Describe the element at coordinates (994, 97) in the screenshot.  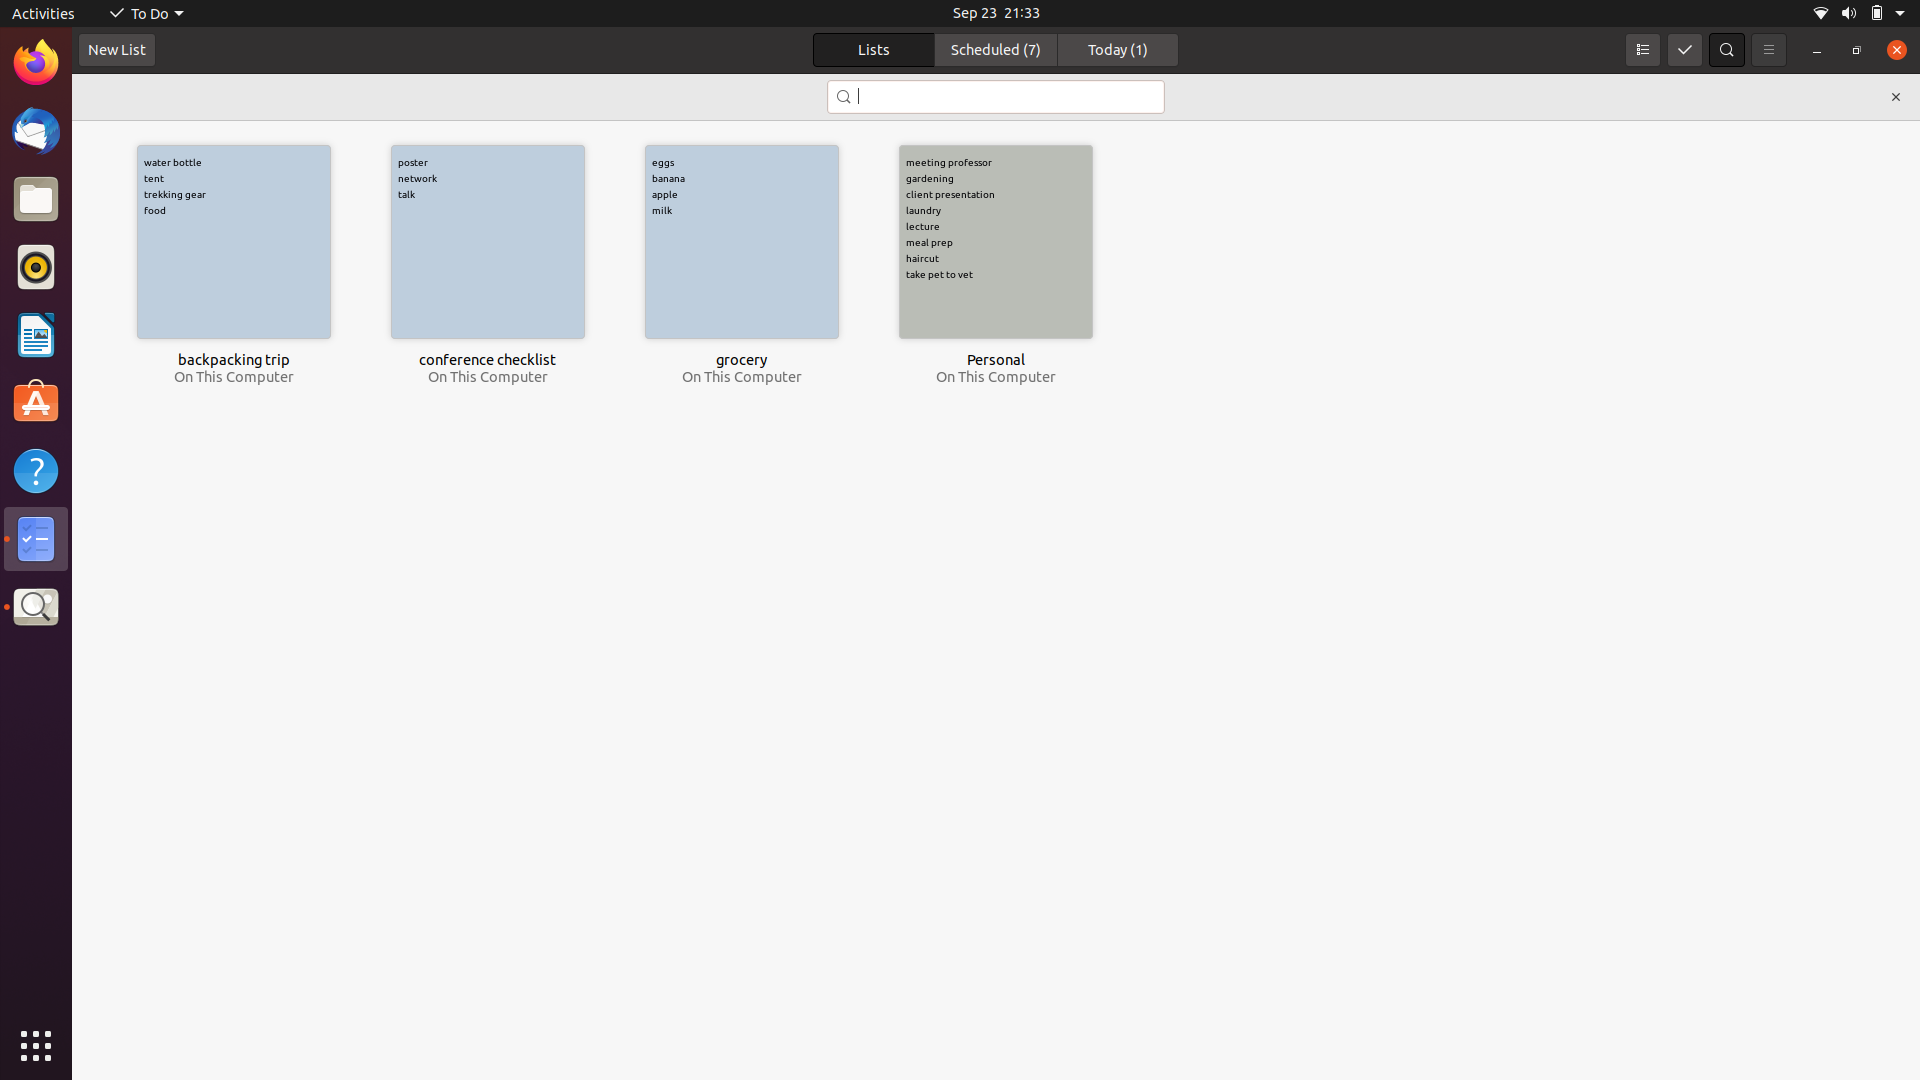
I see `the to-do named "conference` at that location.